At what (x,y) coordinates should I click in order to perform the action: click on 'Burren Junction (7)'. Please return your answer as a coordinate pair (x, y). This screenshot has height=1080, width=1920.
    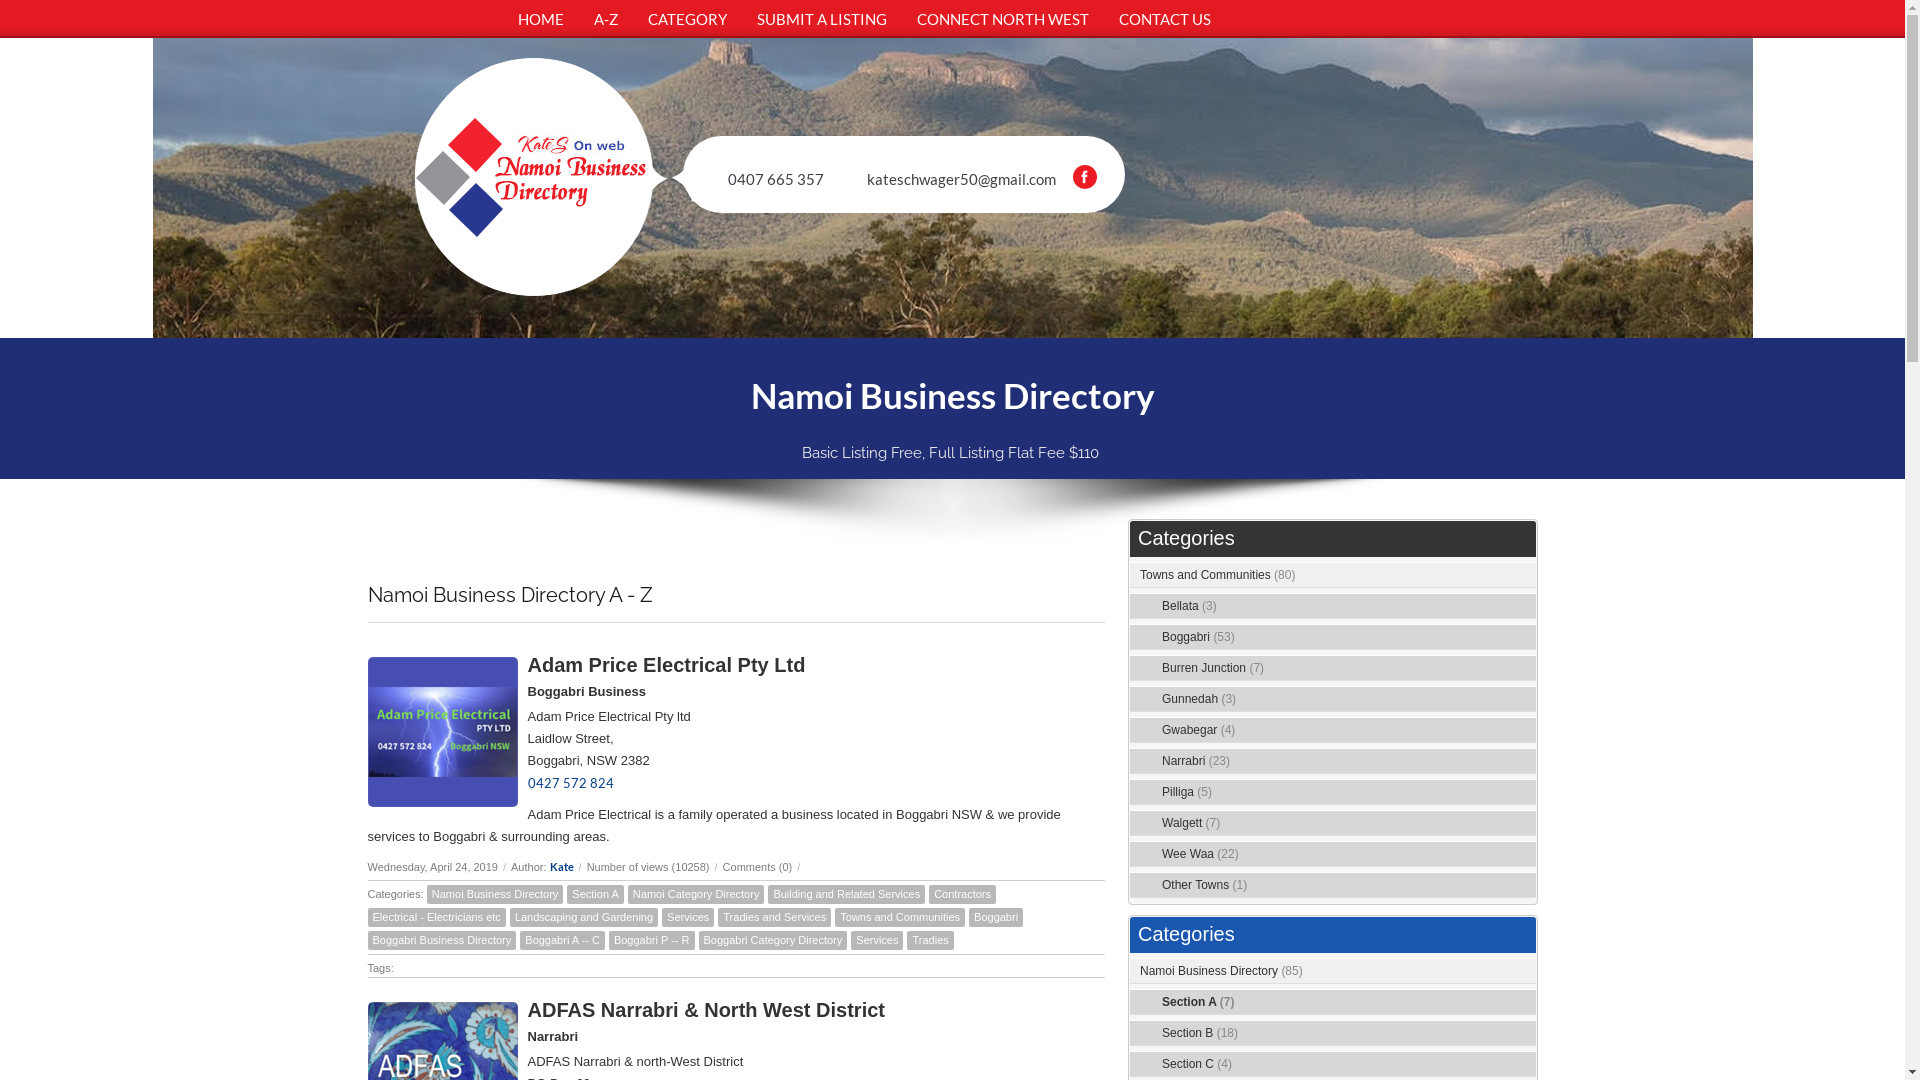
    Looking at the image, I should click on (1212, 667).